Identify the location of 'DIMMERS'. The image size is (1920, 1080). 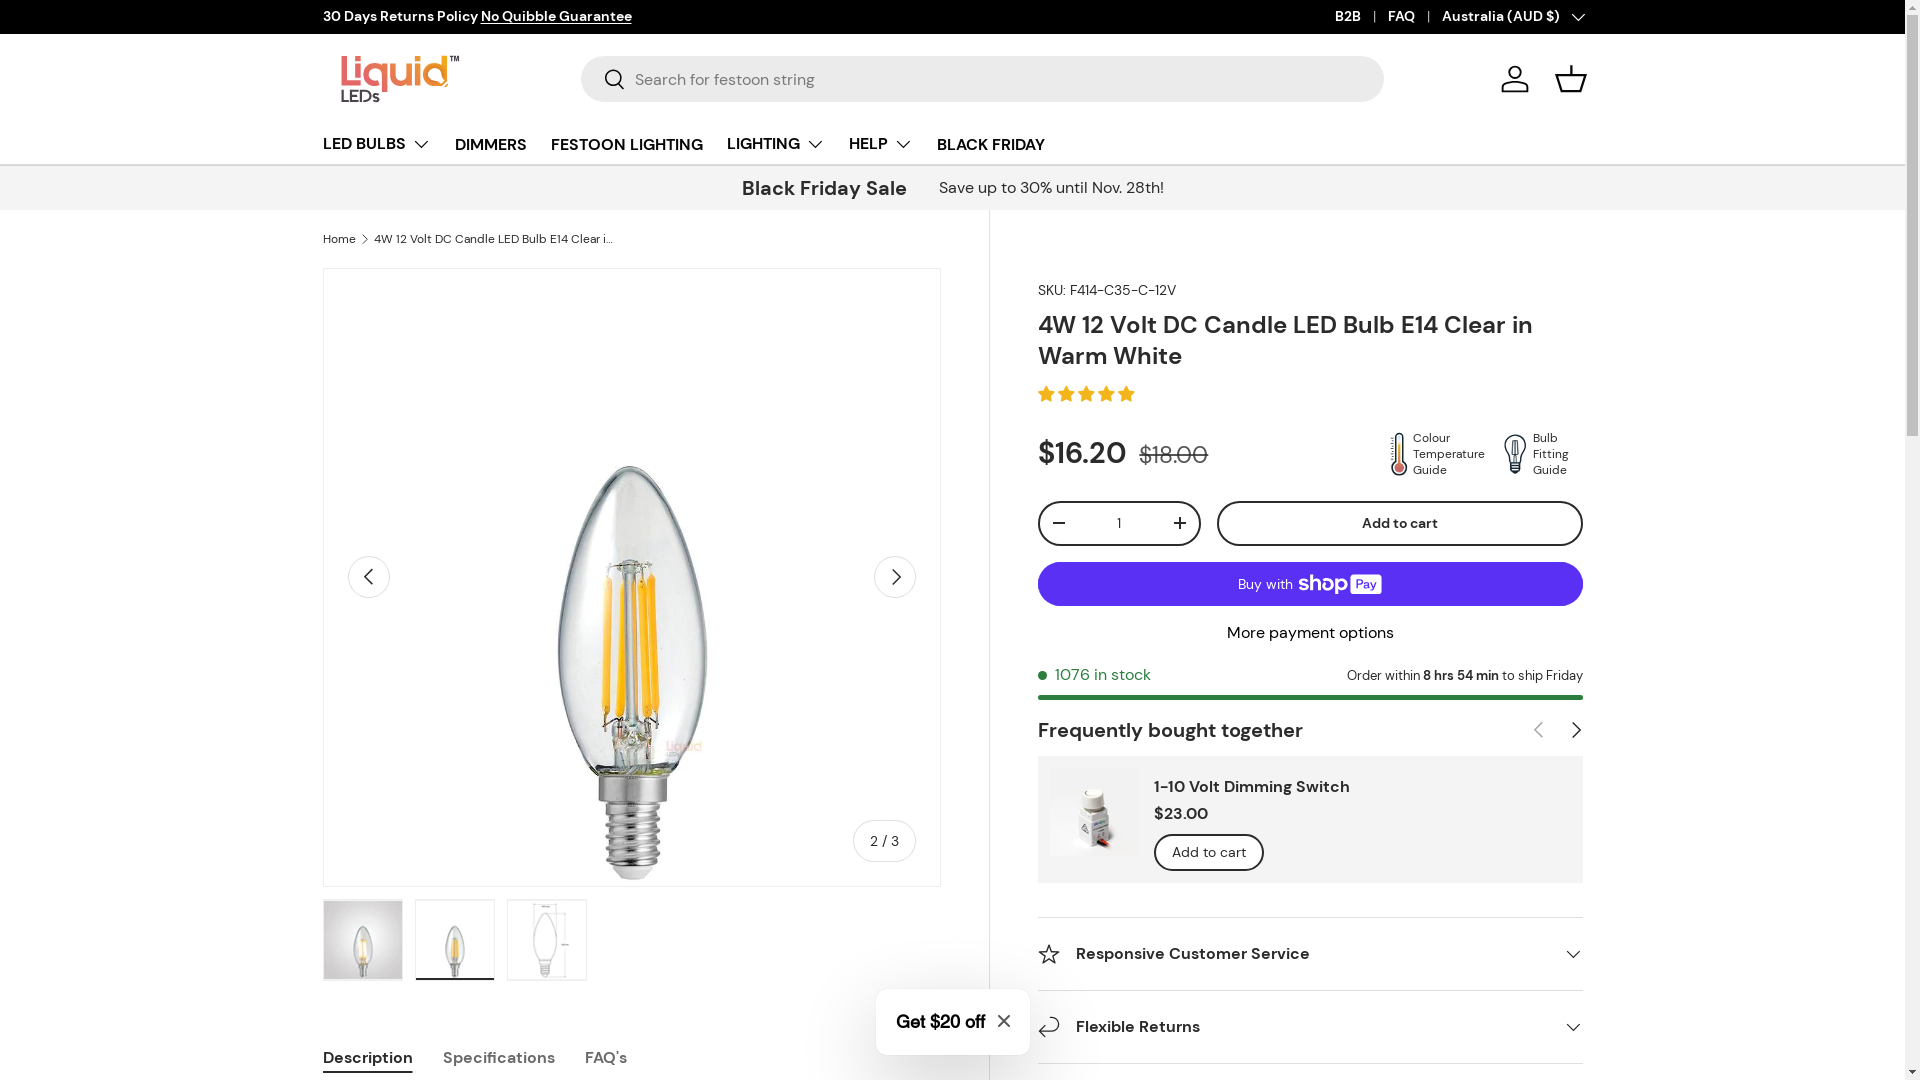
(489, 143).